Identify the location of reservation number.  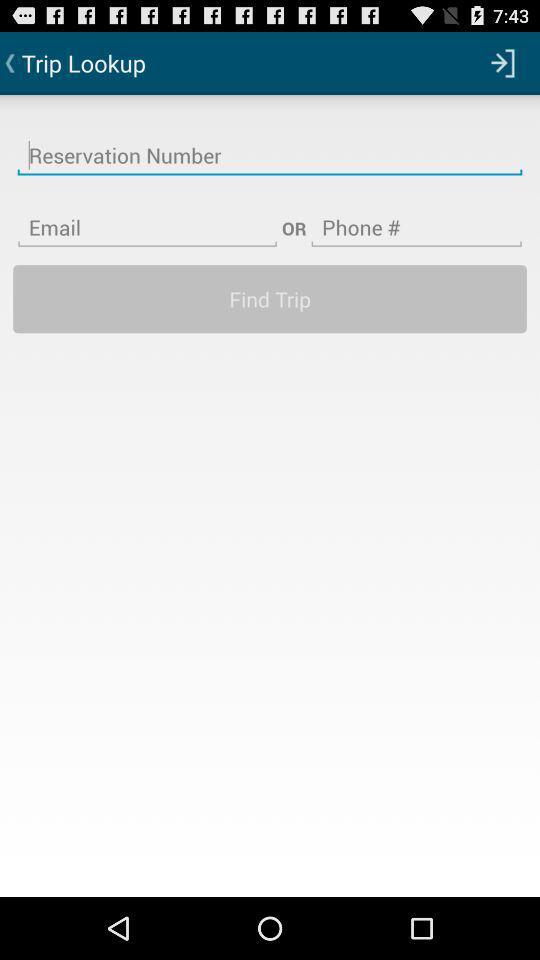
(270, 142).